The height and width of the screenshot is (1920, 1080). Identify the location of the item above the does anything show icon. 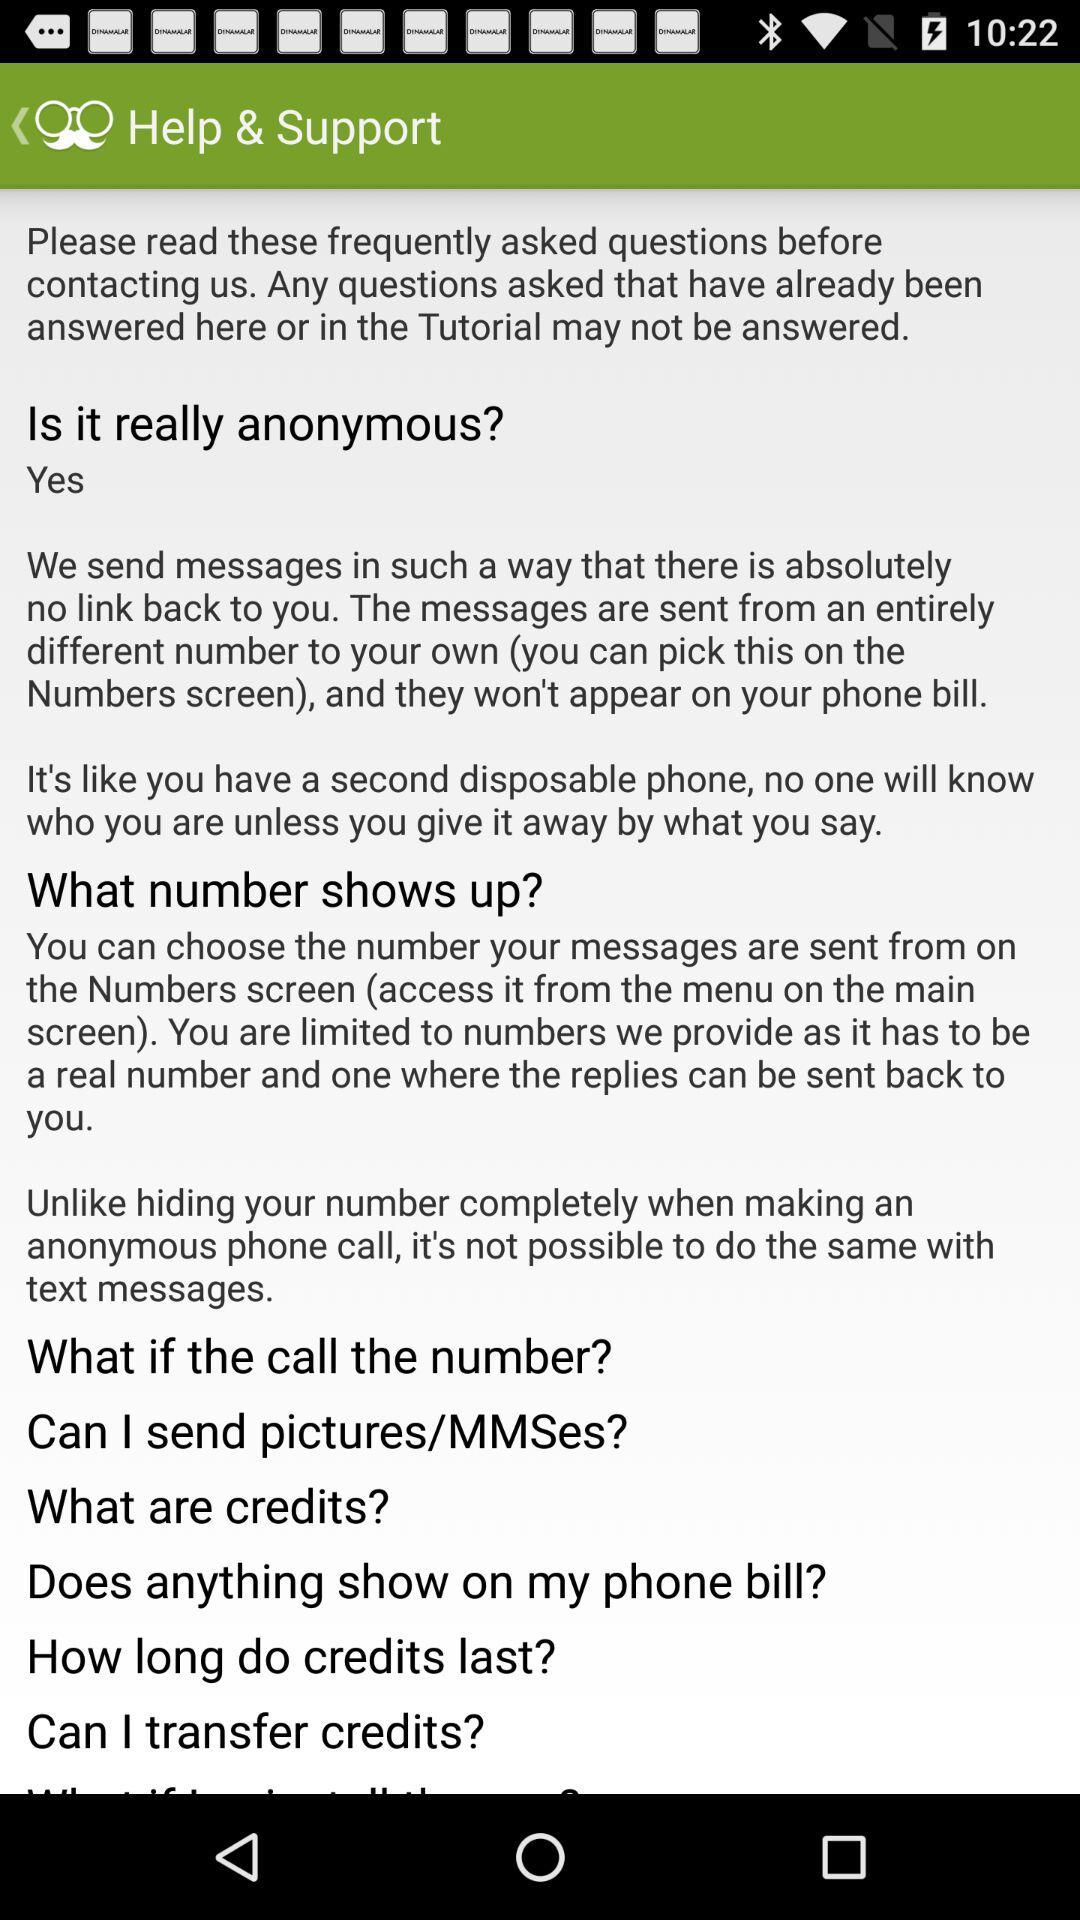
(540, 1499).